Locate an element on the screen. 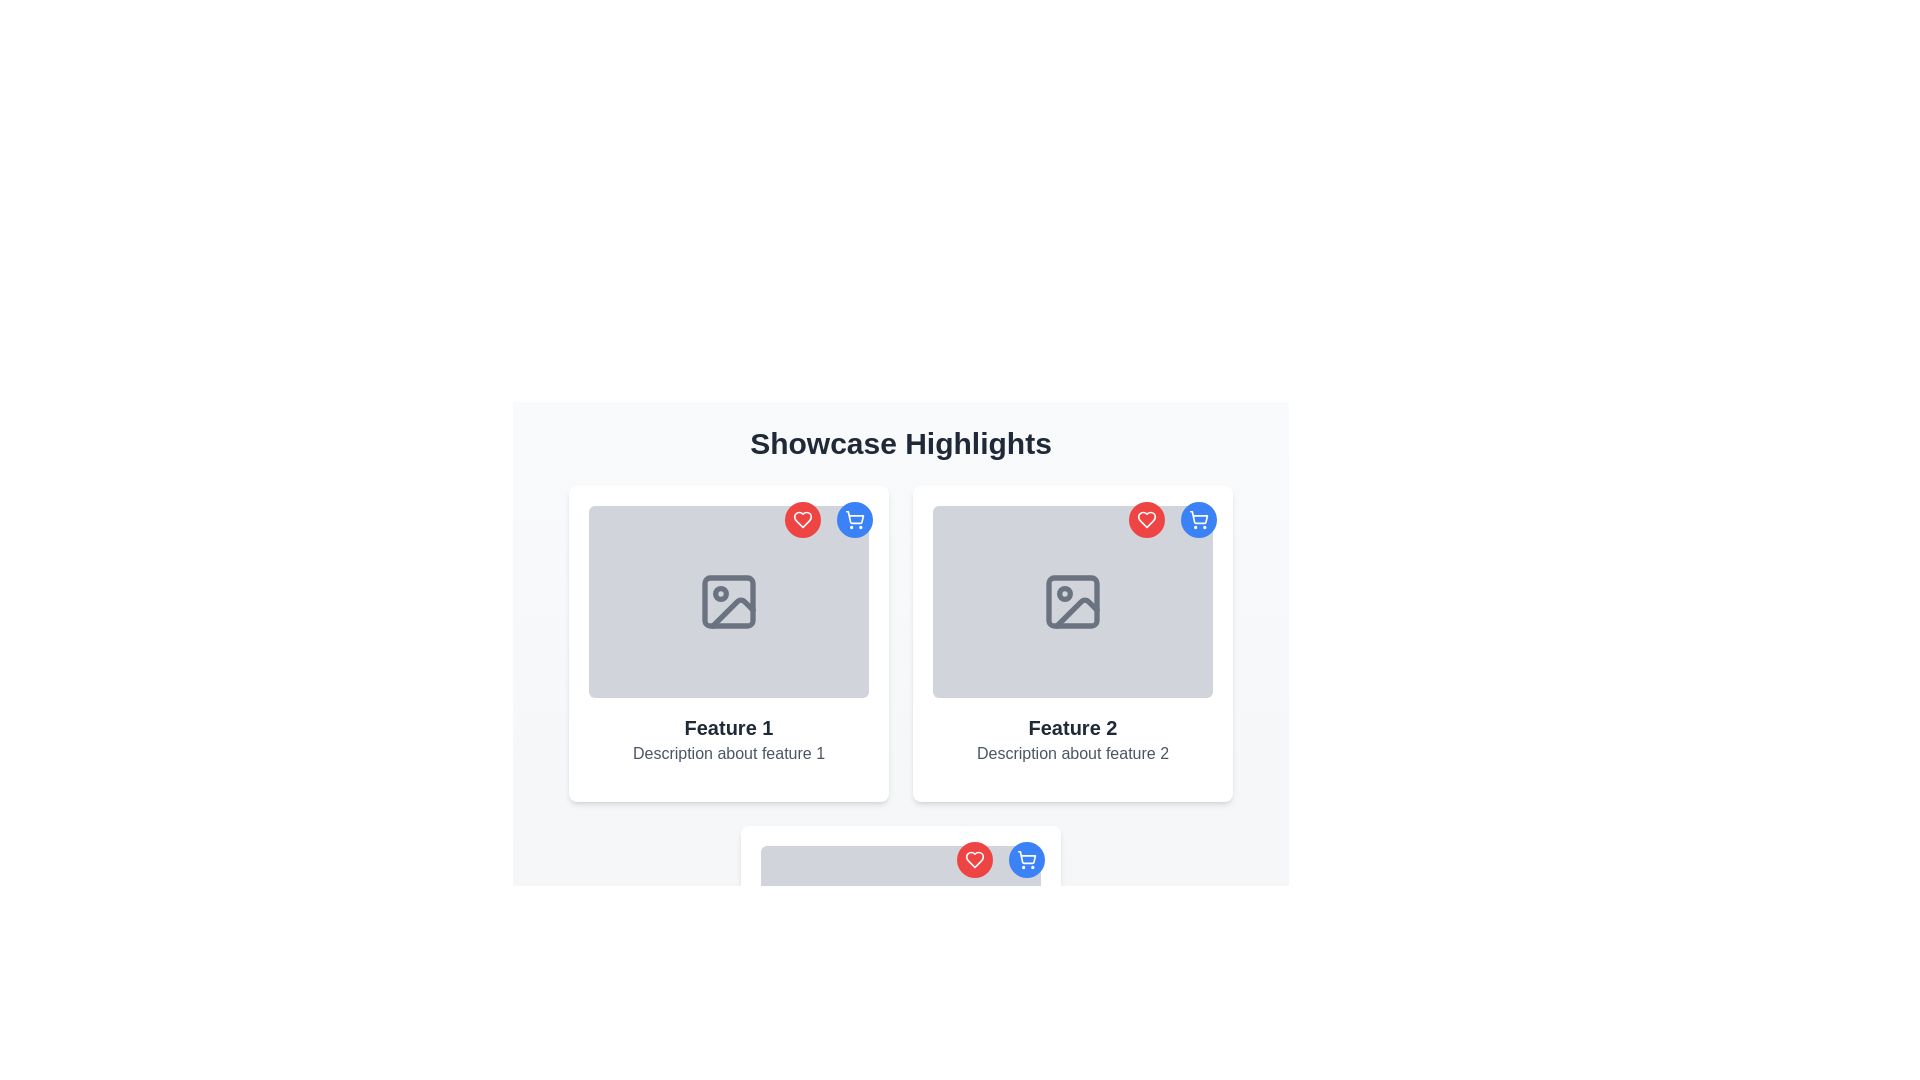  the small rounded rectangle located at the center of the gray image icon within the 'Feature 2' panel is located at coordinates (1072, 600).